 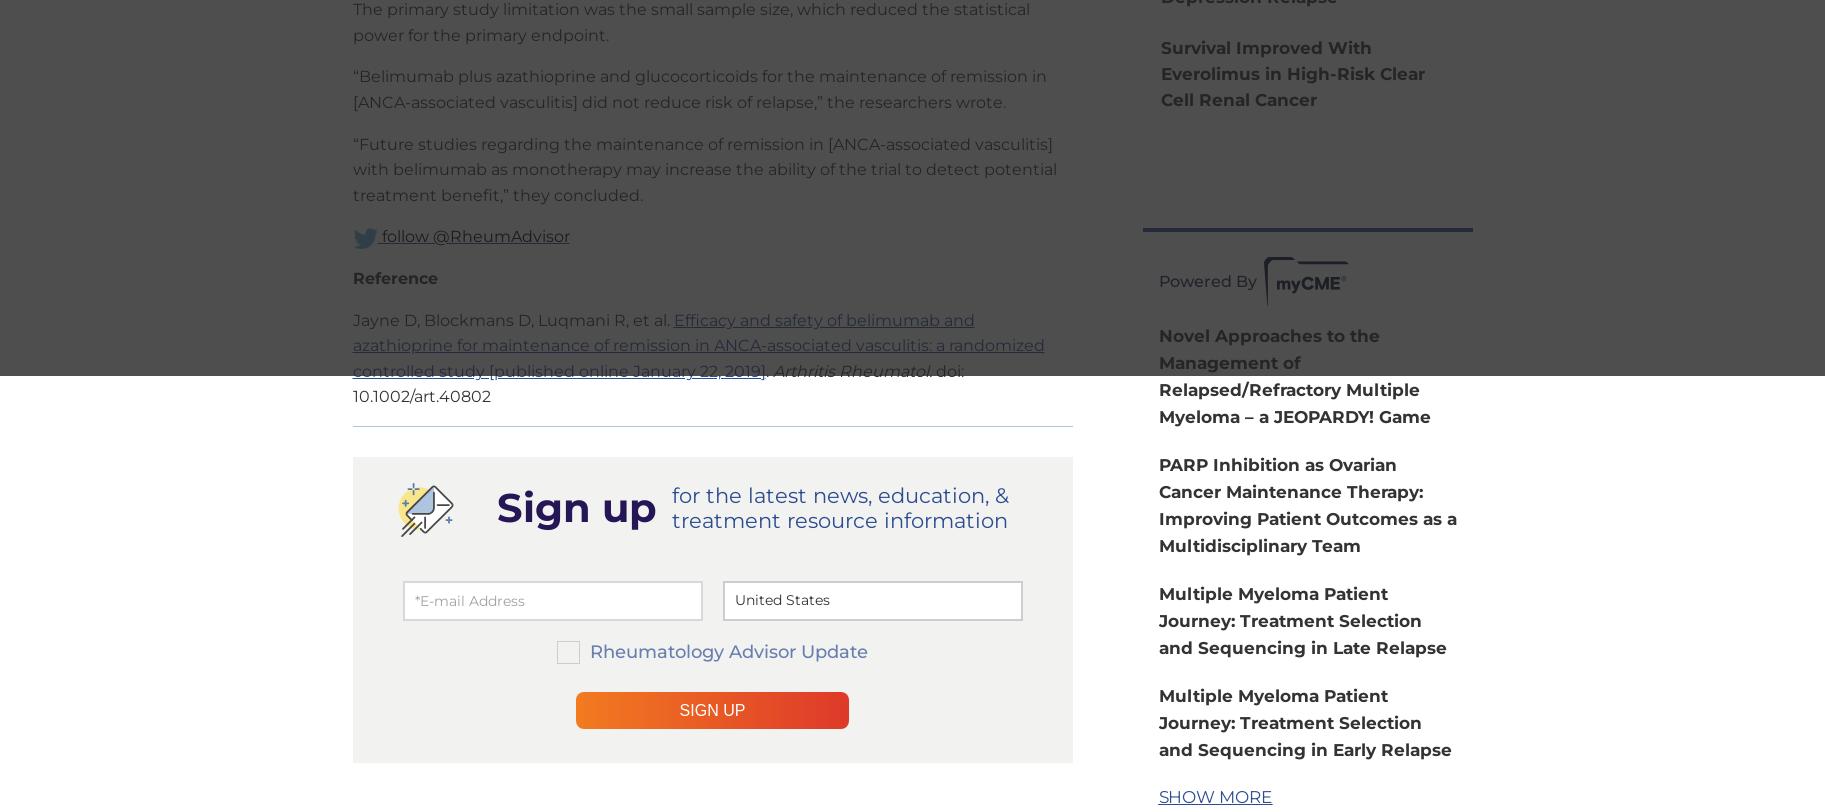 What do you see at coordinates (711, 709) in the screenshot?
I see `'Sign Up'` at bounding box center [711, 709].